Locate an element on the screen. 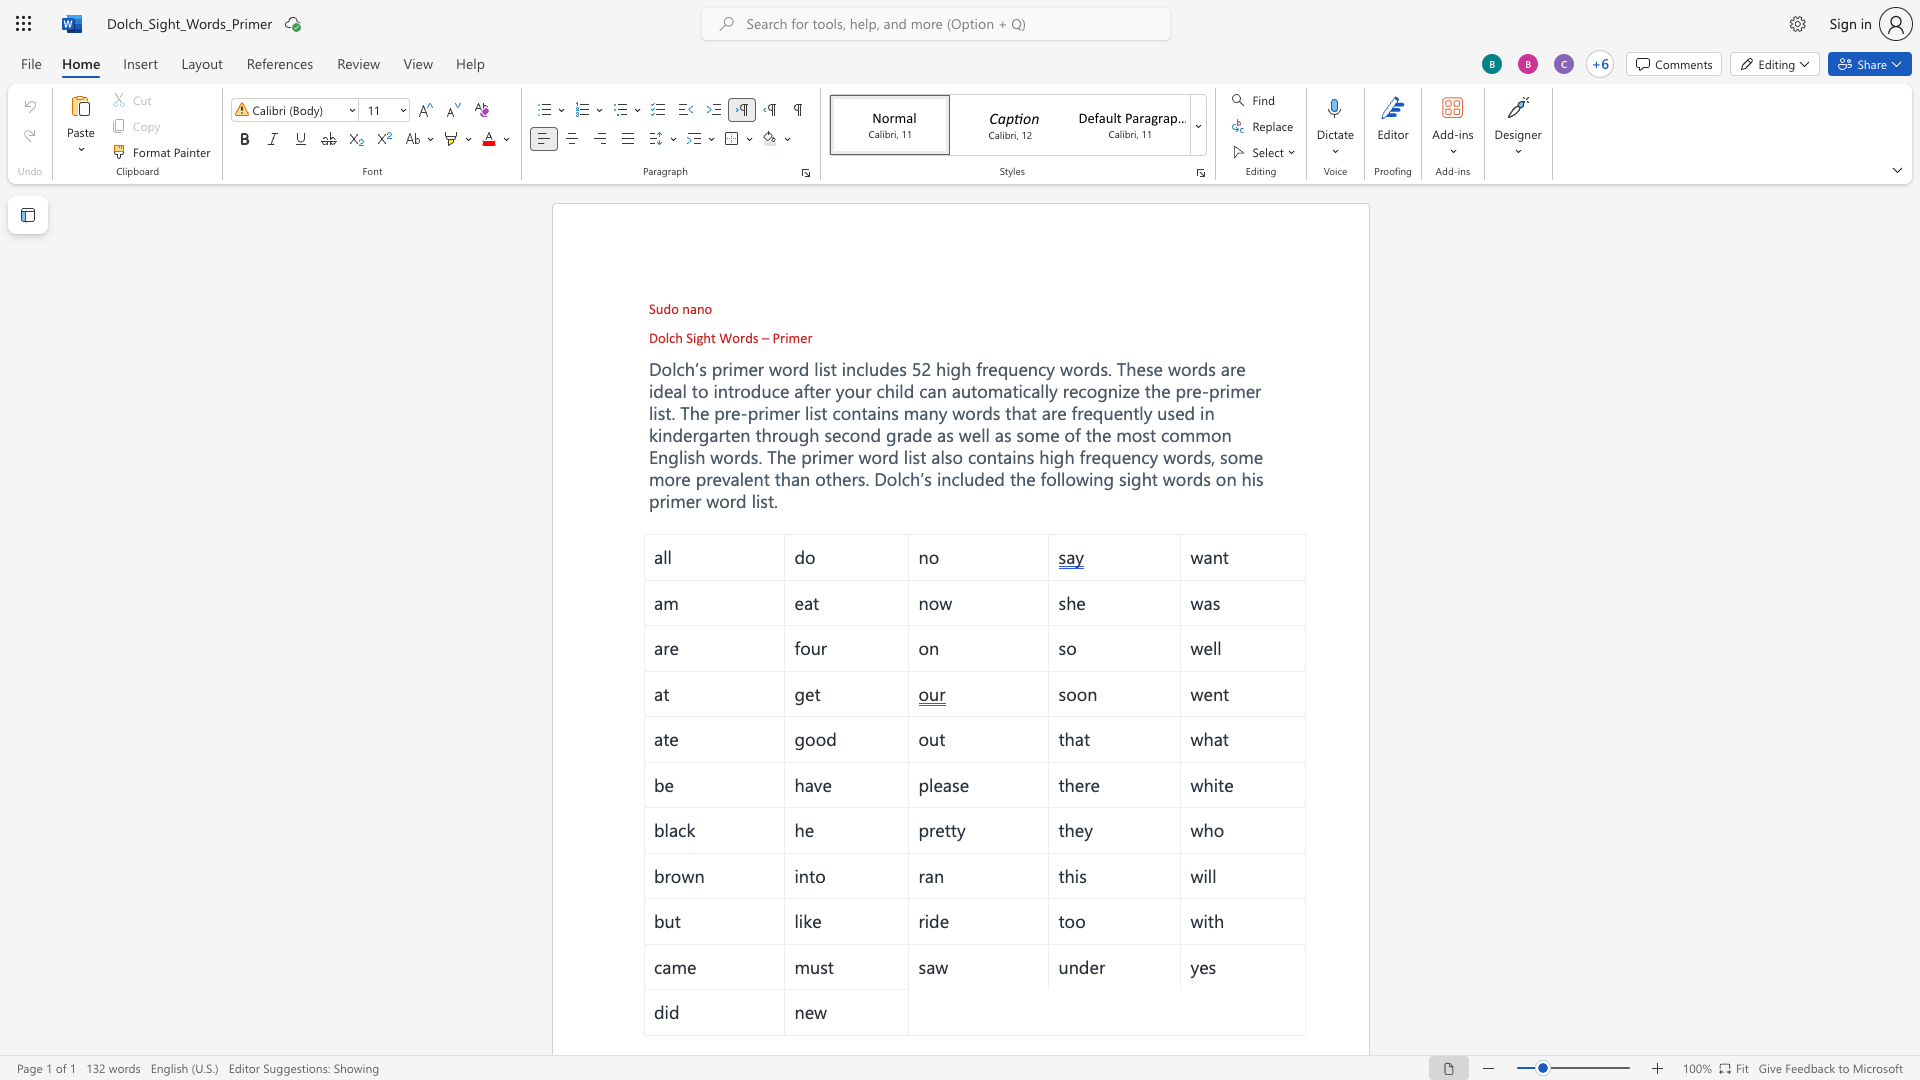  the 5th character "s" in the text is located at coordinates (1149, 369).